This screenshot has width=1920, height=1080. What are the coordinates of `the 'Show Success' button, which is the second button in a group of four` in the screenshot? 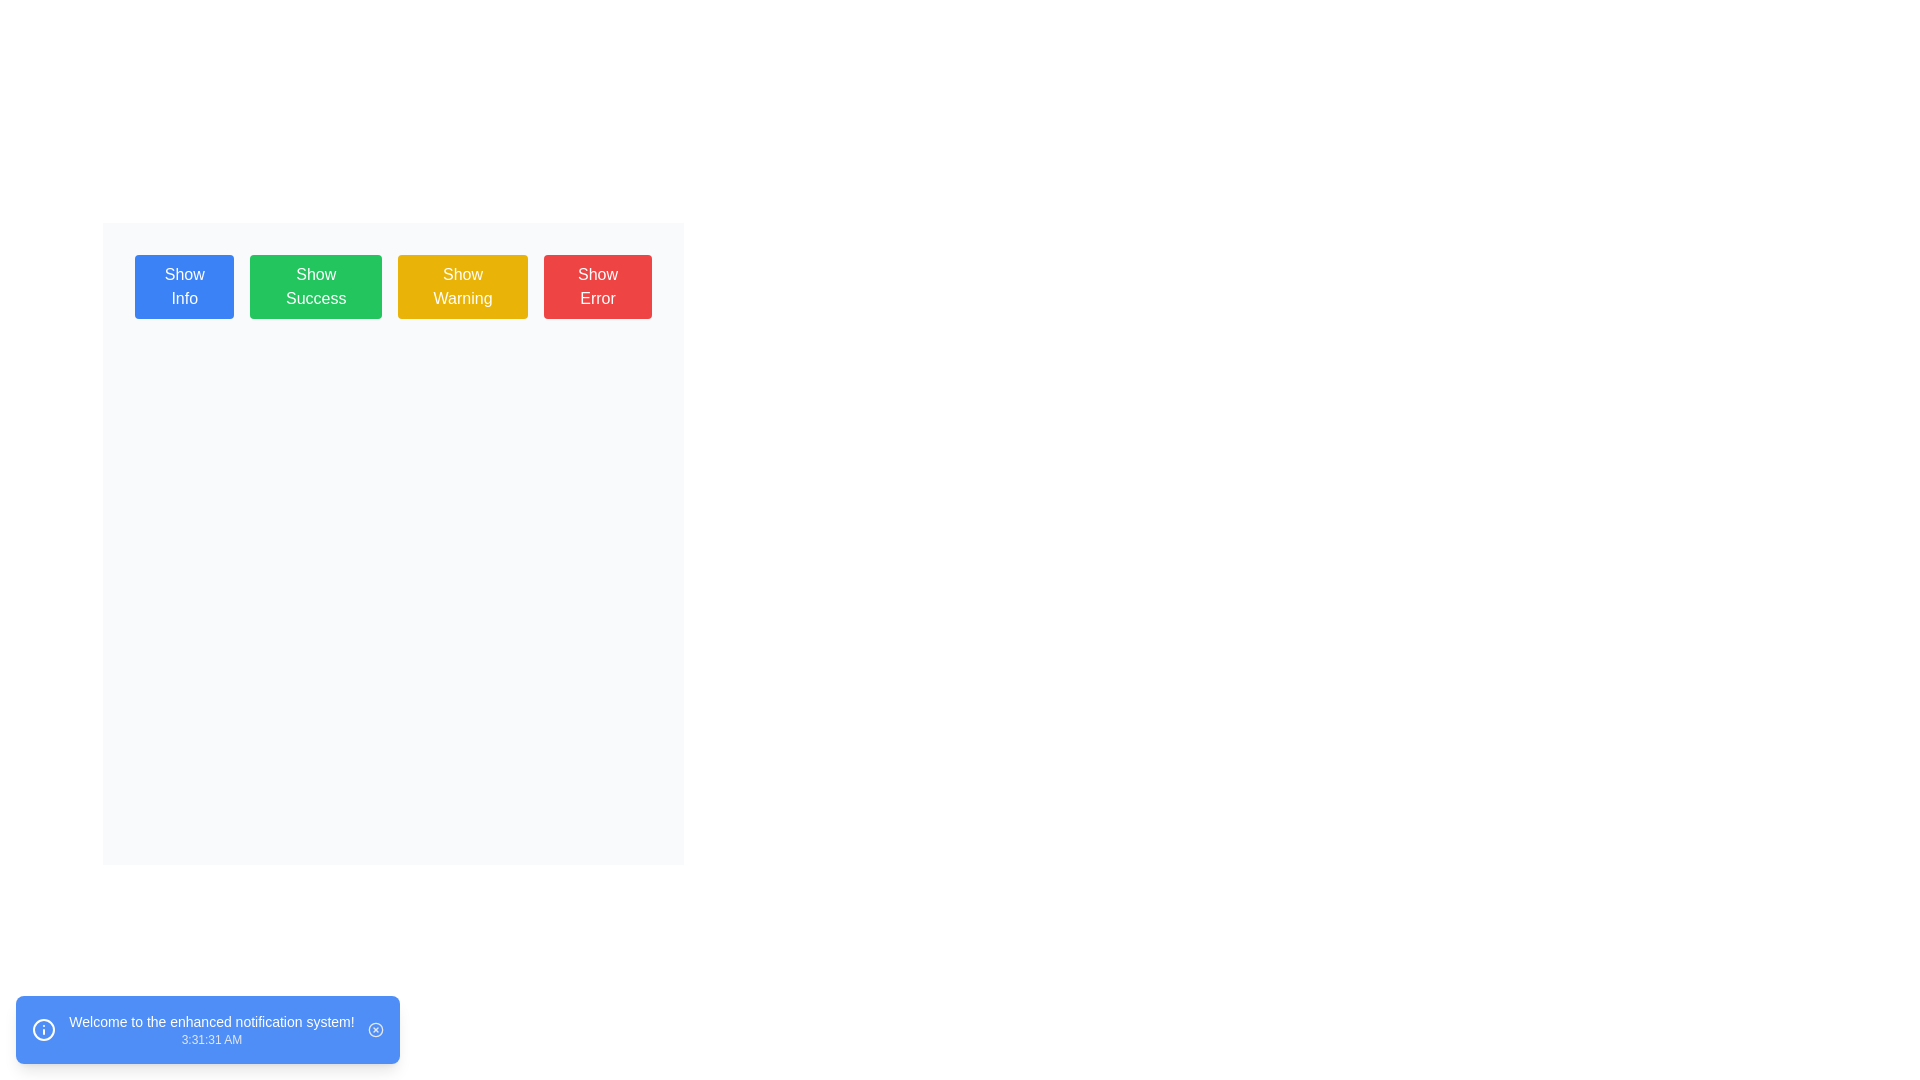 It's located at (315, 286).